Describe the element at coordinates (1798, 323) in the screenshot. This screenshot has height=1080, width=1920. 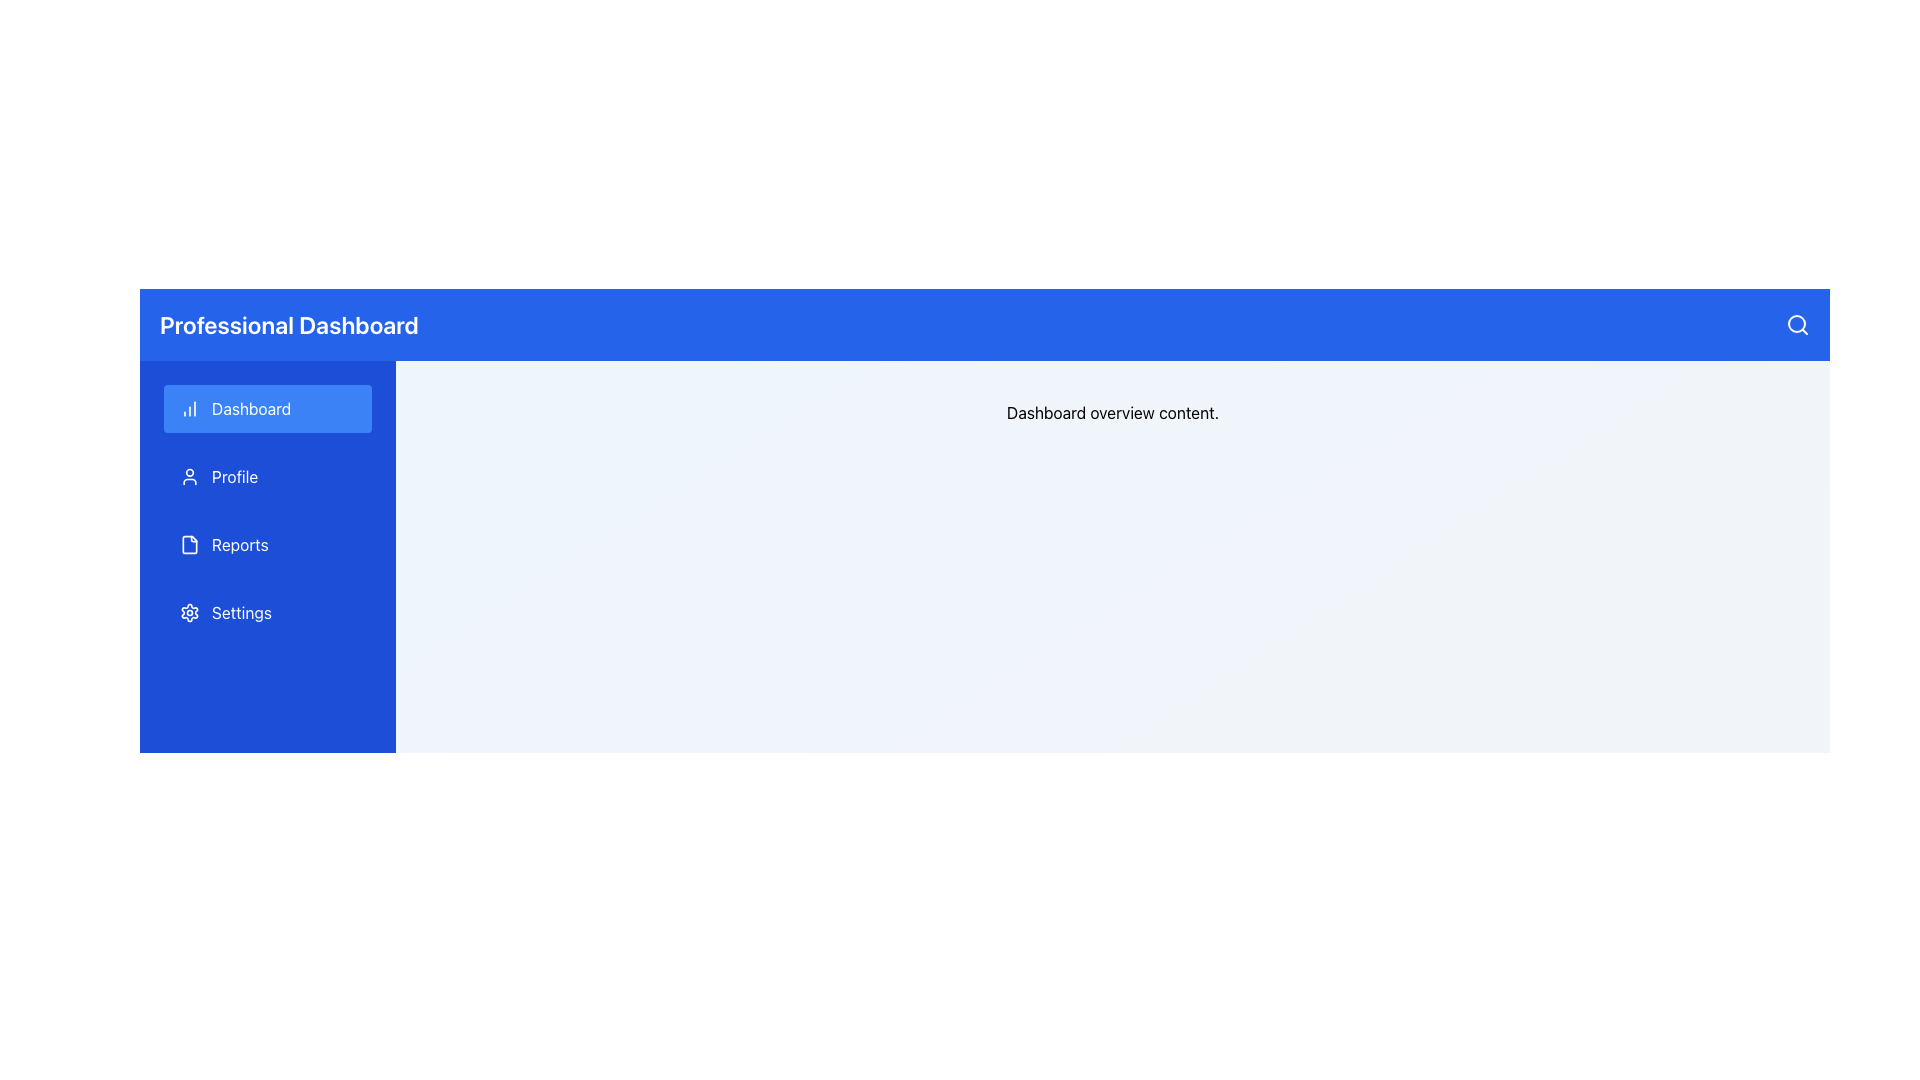
I see `the magnifying glass icon located in the top-right corner of the header bar to initiate a search` at that location.